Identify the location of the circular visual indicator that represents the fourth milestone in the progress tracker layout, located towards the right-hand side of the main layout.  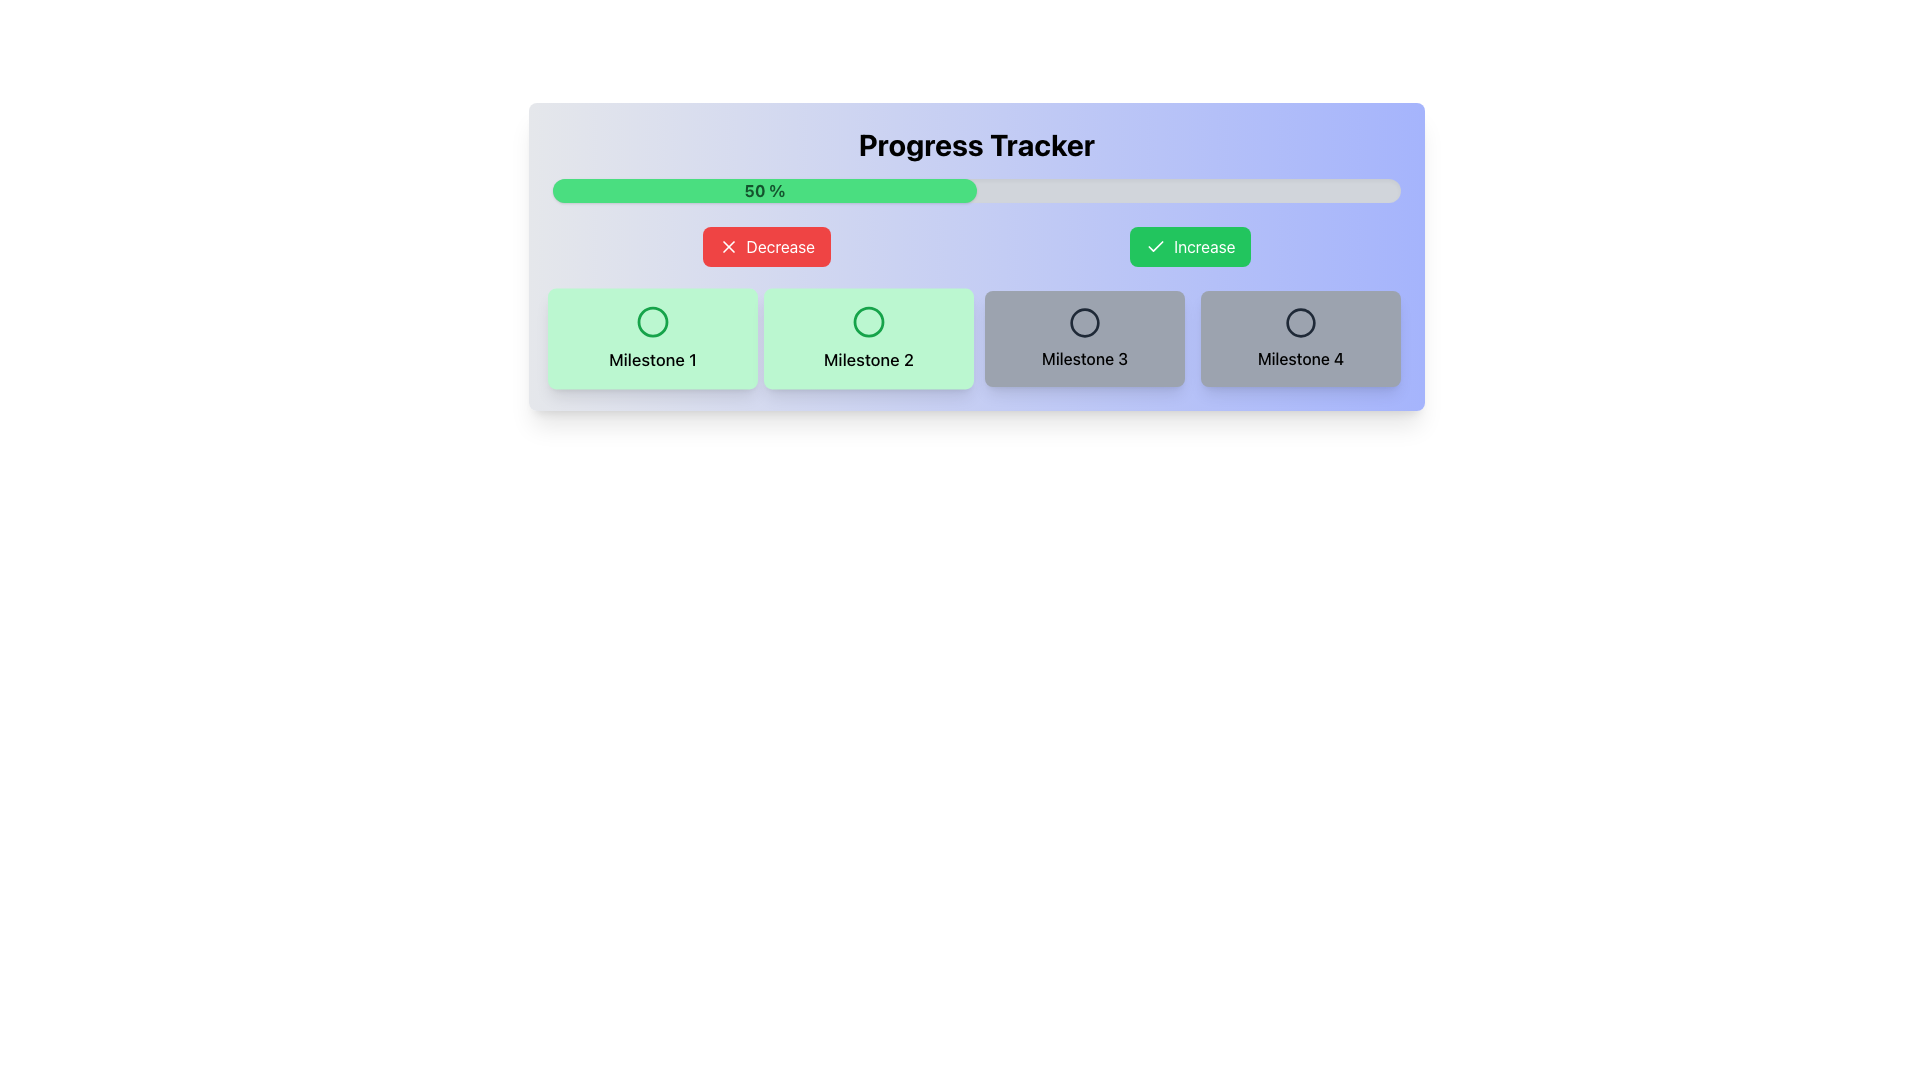
(1300, 322).